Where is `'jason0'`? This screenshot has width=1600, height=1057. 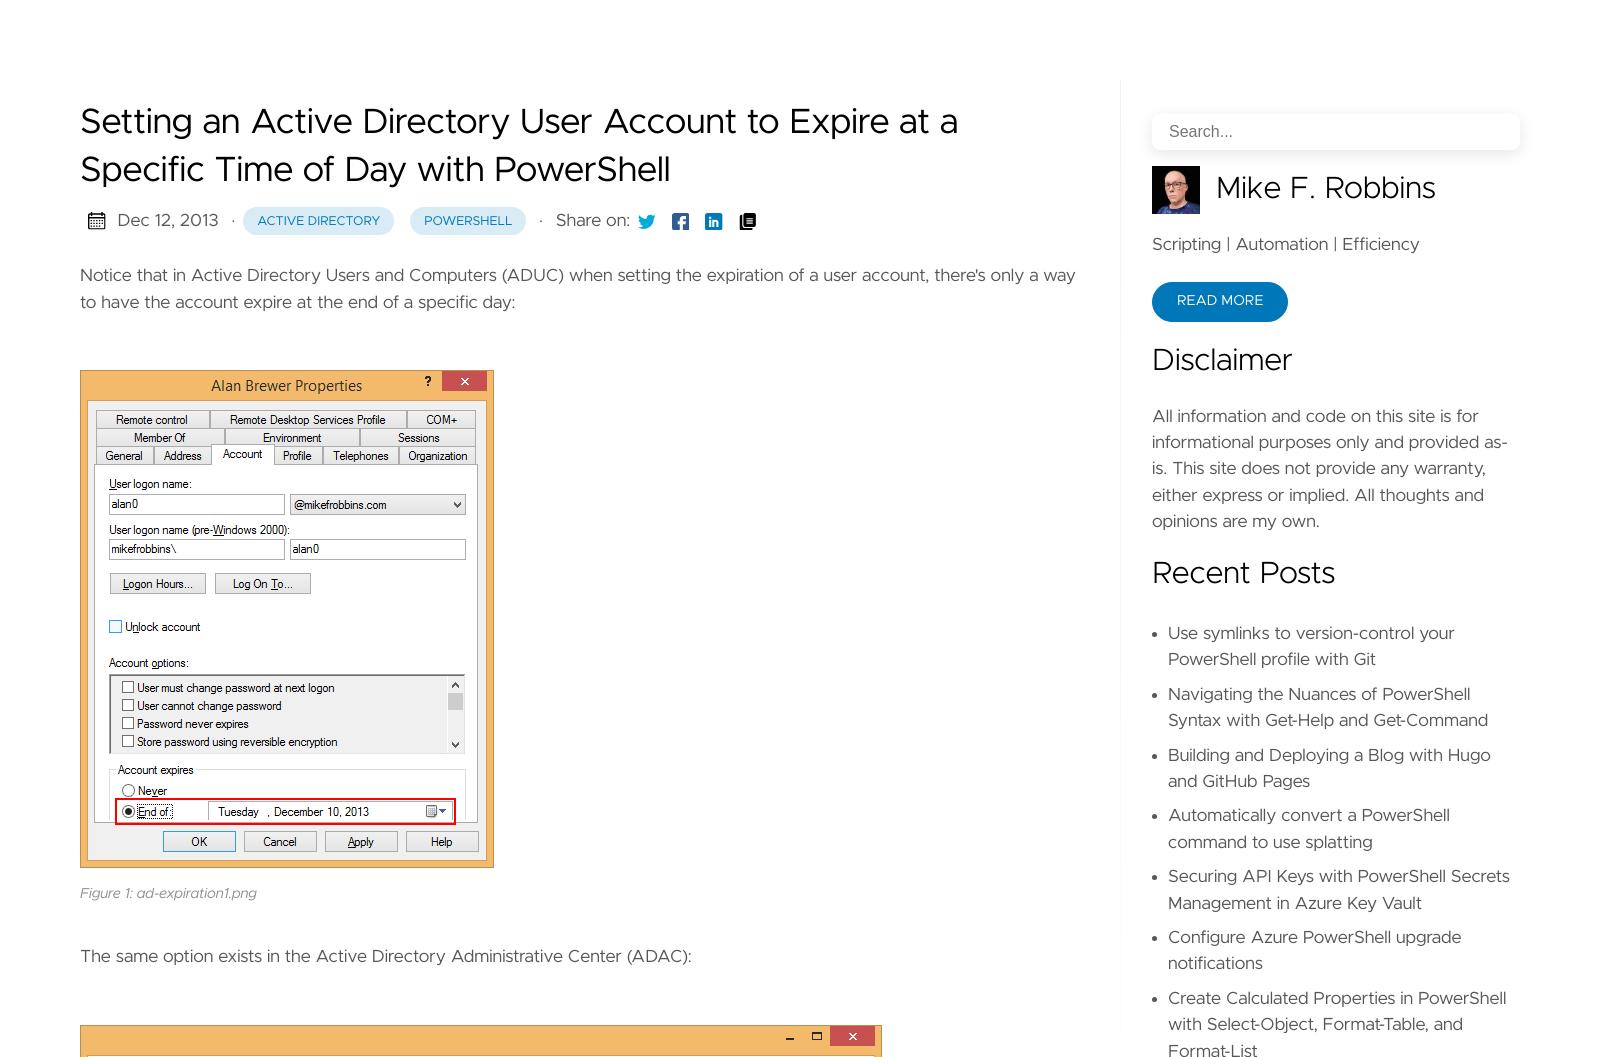
'jason0' is located at coordinates (311, 545).